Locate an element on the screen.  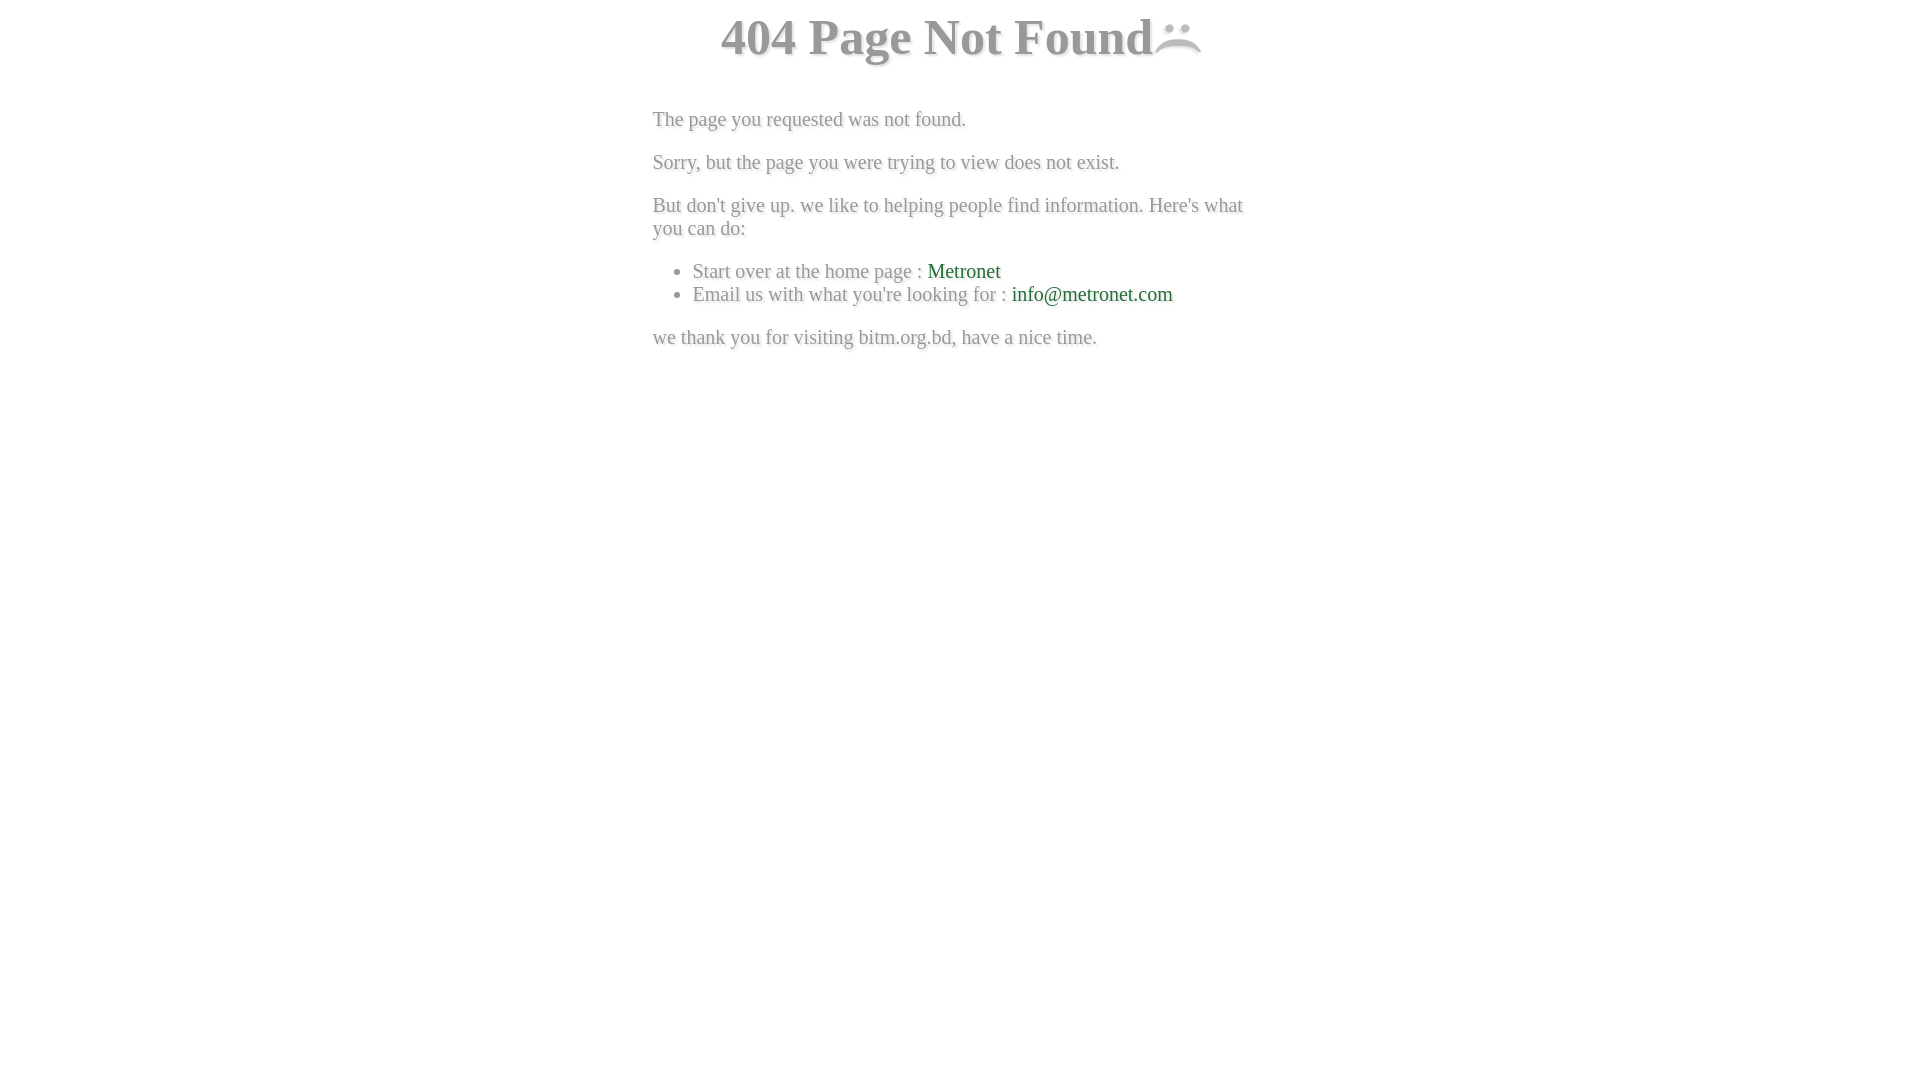
'info@metronet.com' is located at coordinates (1091, 293).